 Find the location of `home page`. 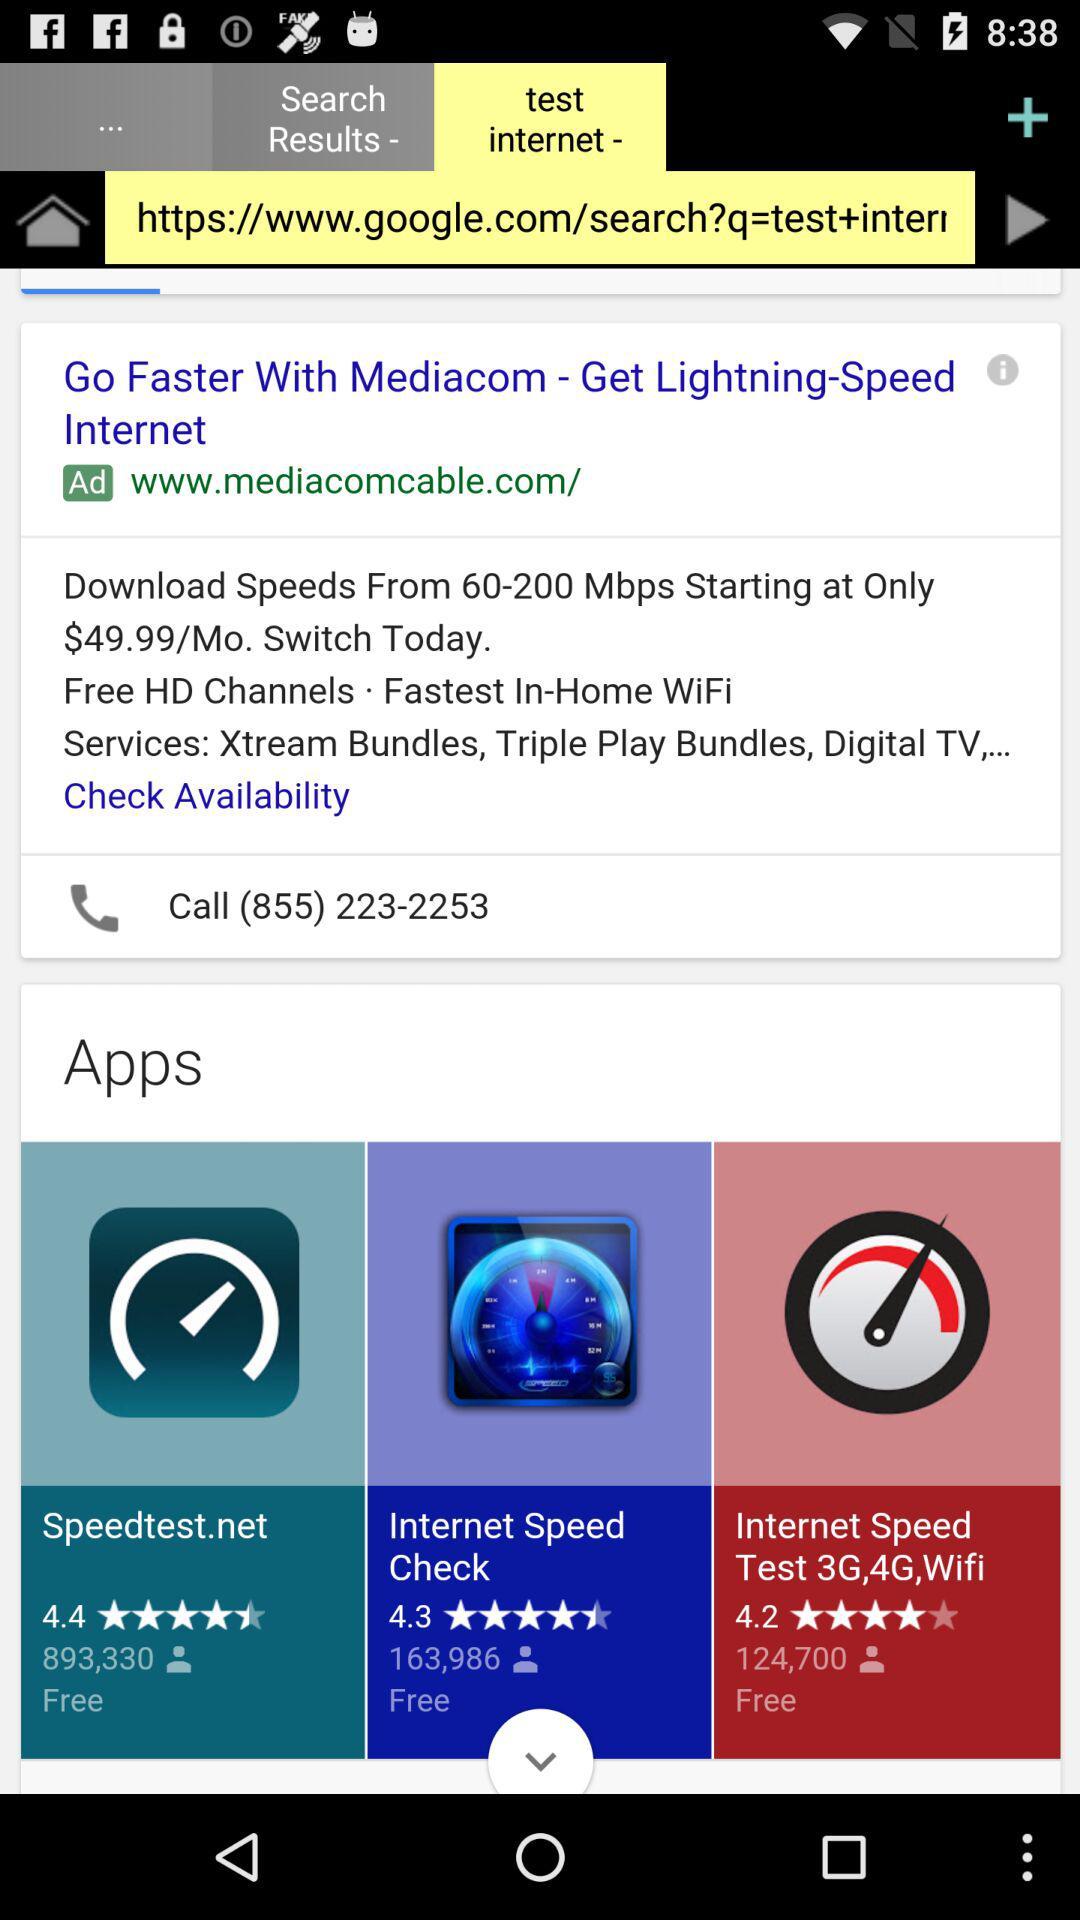

home page is located at coordinates (51, 219).